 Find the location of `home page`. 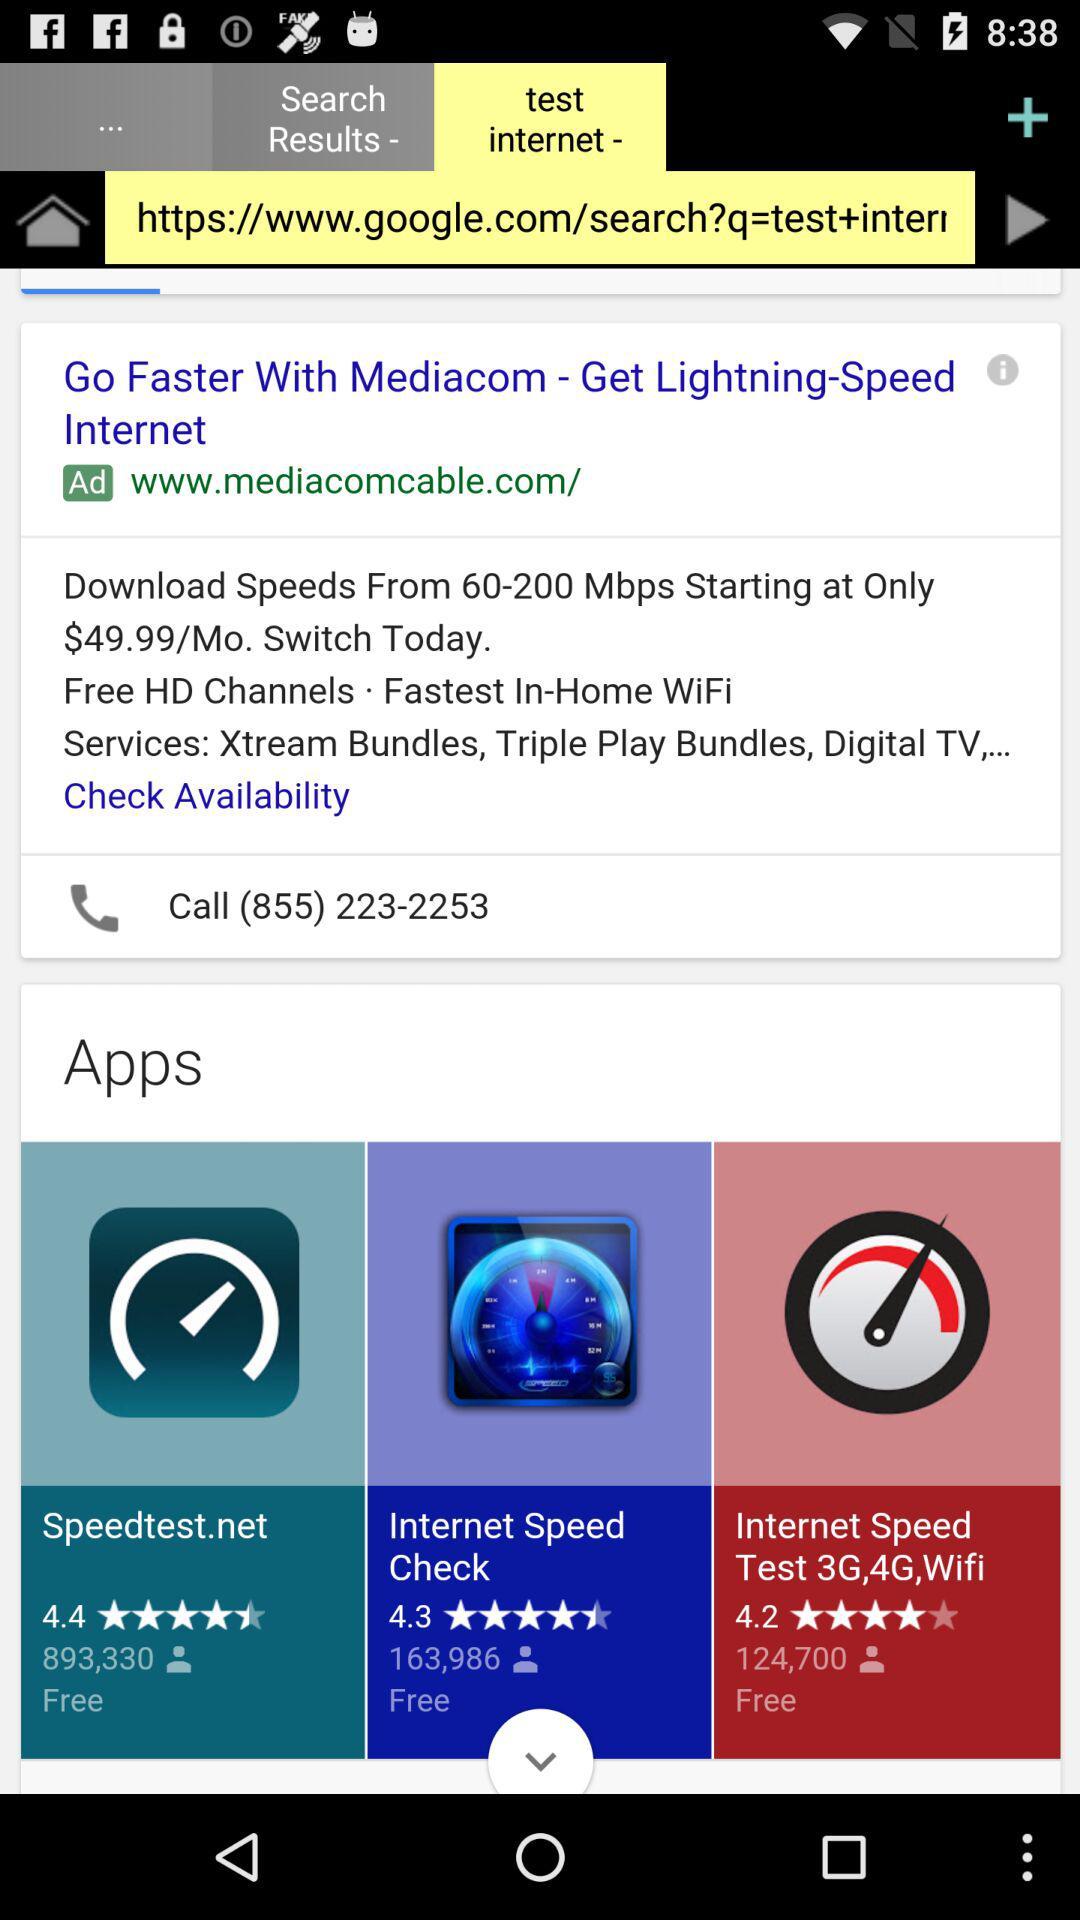

home page is located at coordinates (51, 219).